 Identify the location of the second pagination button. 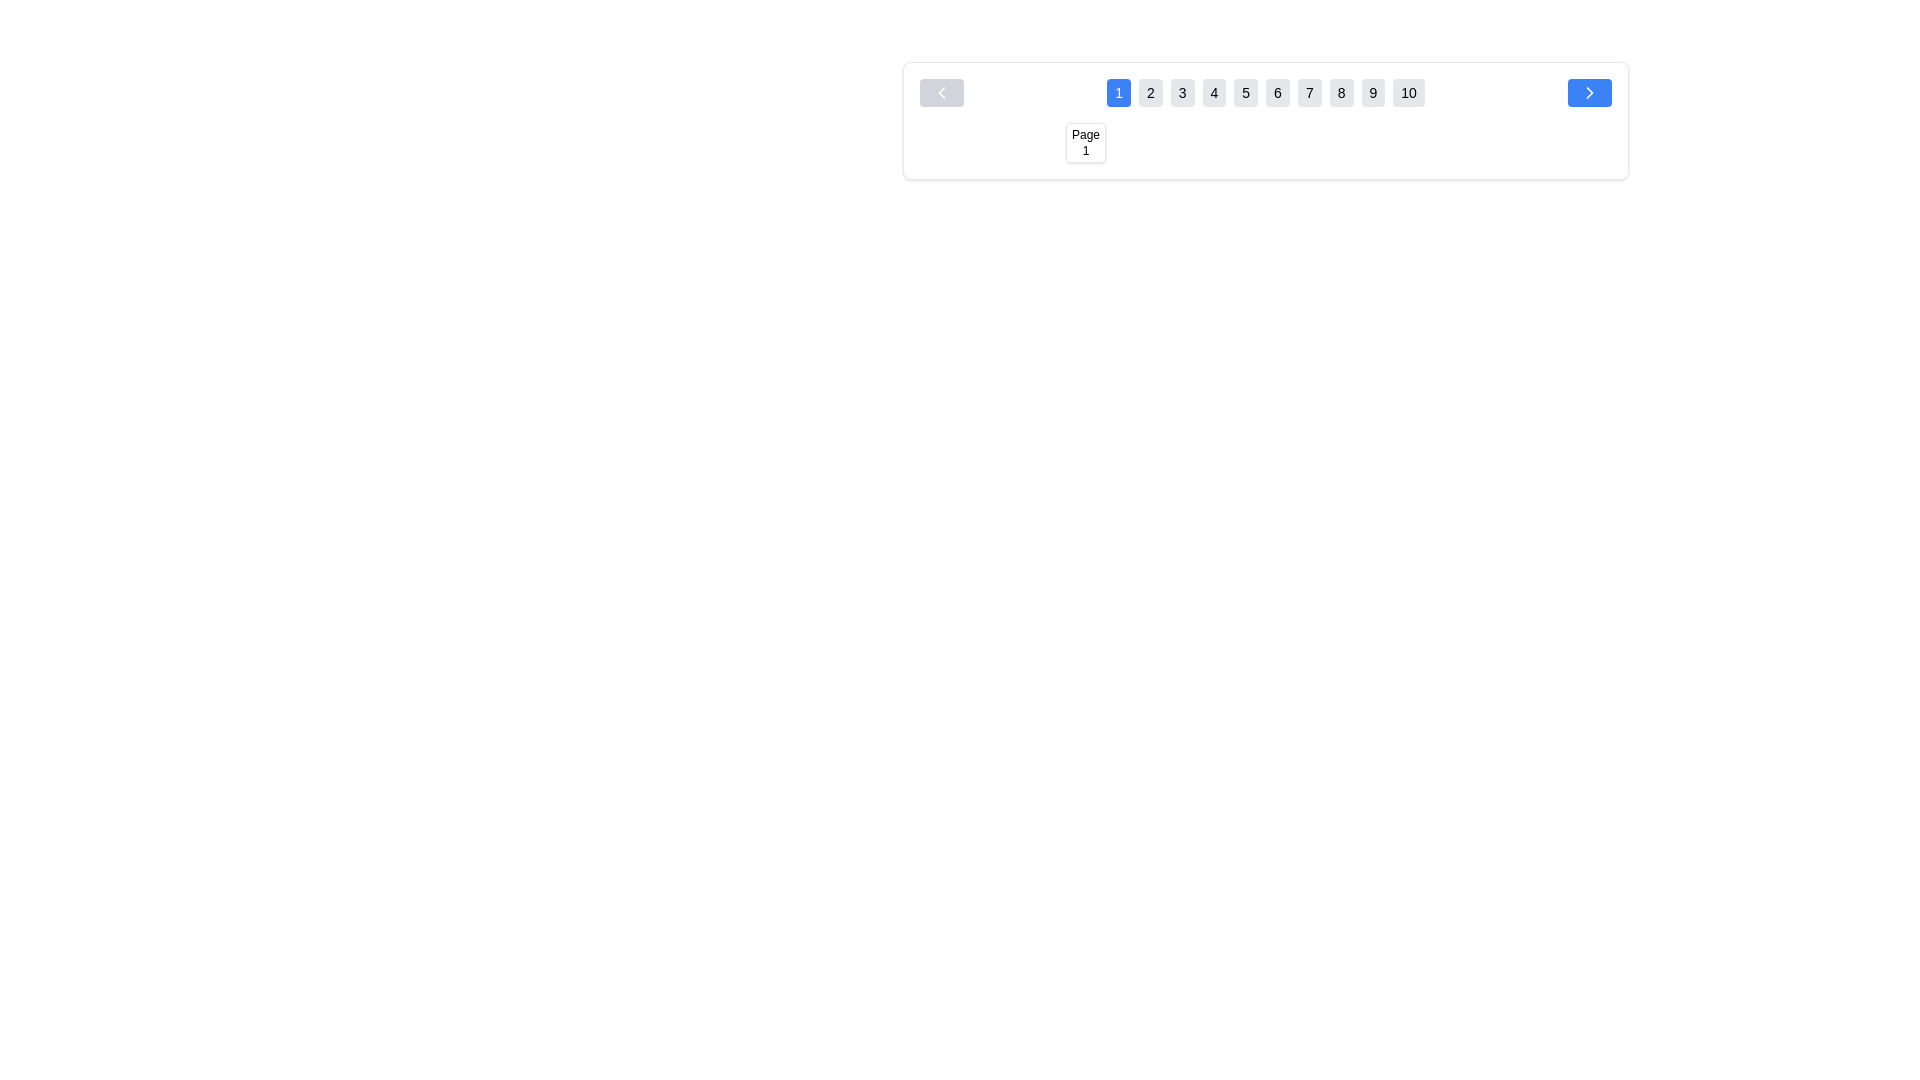
(1150, 92).